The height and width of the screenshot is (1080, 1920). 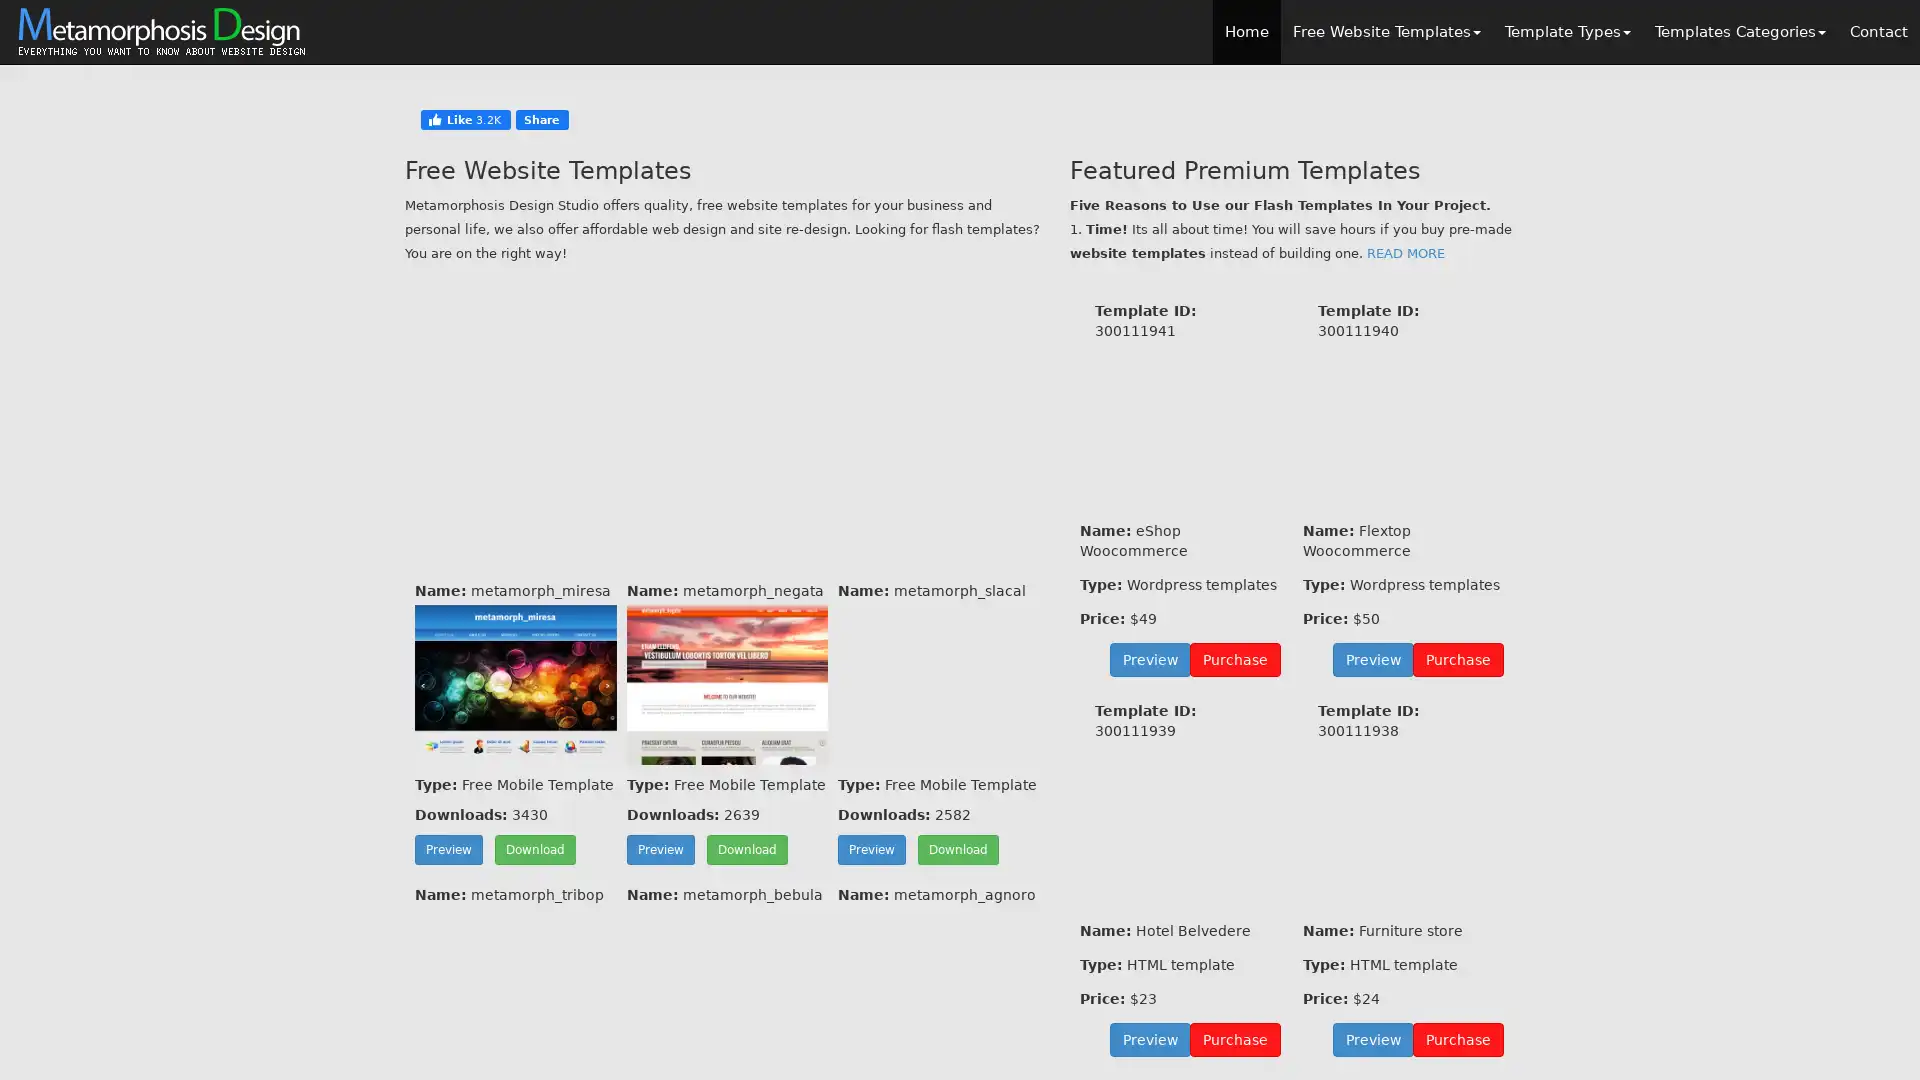 What do you see at coordinates (1371, 659) in the screenshot?
I see `Preview` at bounding box center [1371, 659].